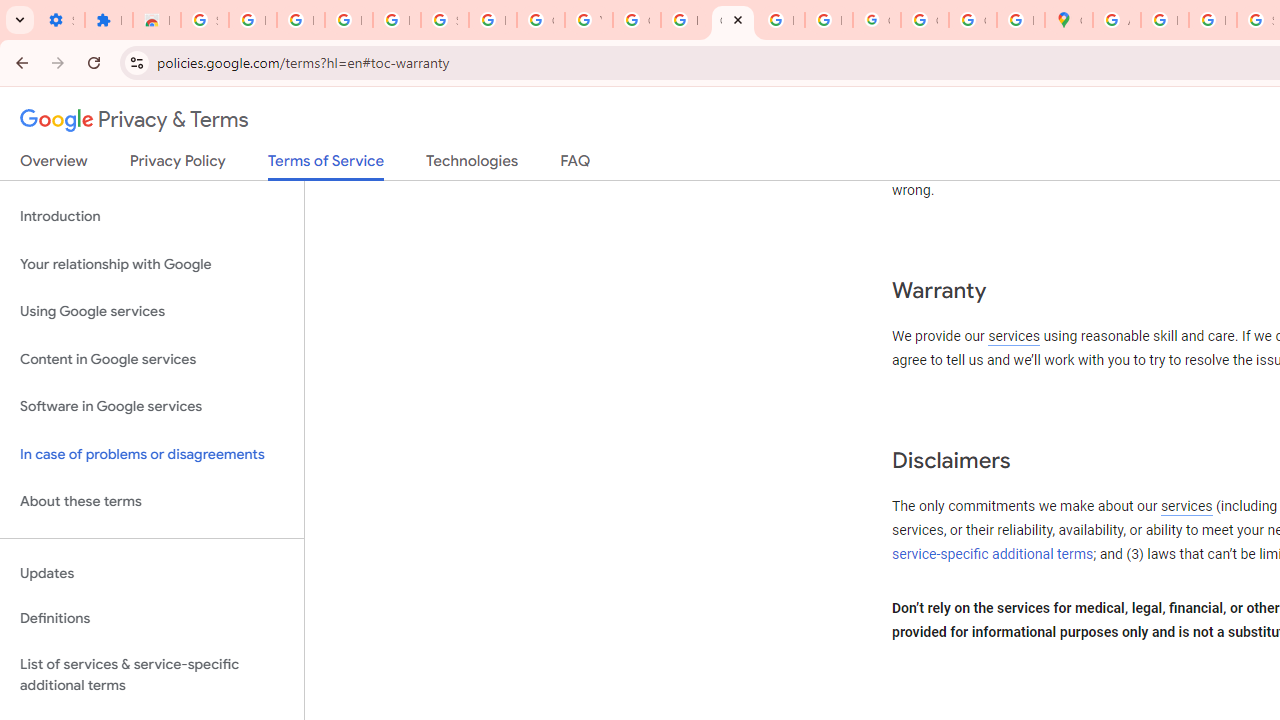 Image resolution: width=1280 pixels, height=720 pixels. What do you see at coordinates (1067, 20) in the screenshot?
I see `'Google Maps'` at bounding box center [1067, 20].